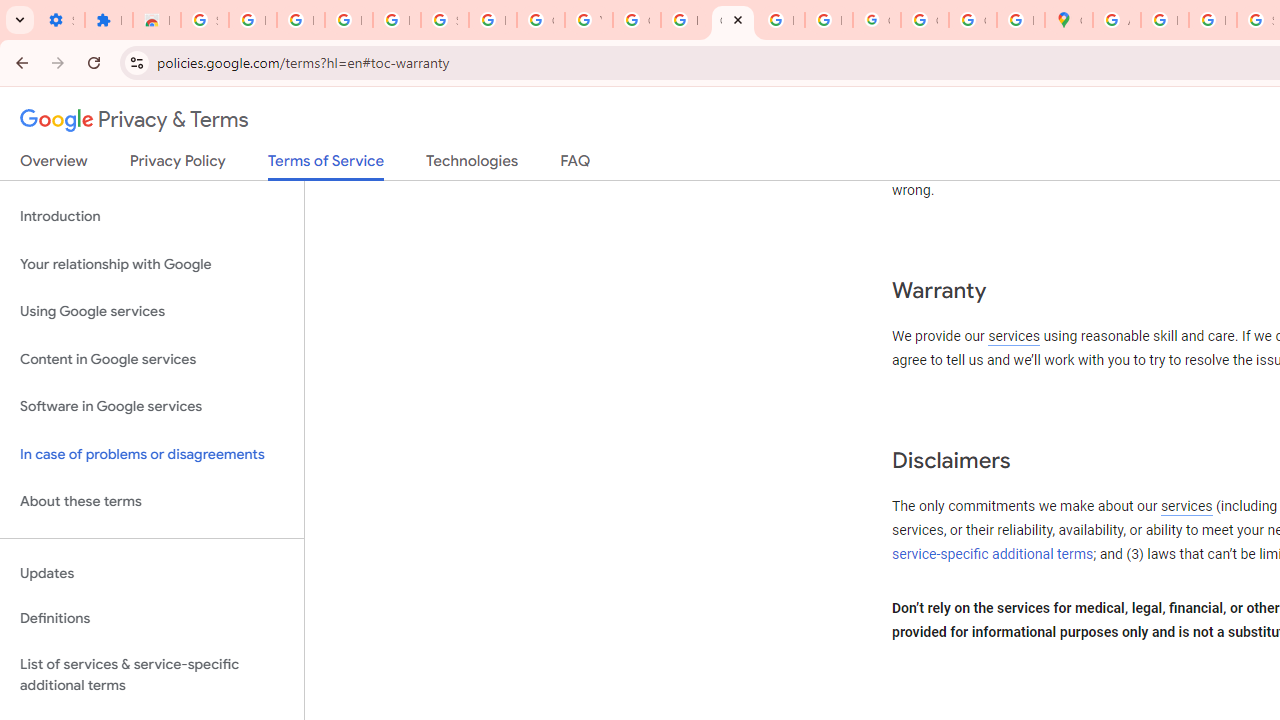 Image resolution: width=1280 pixels, height=720 pixels. What do you see at coordinates (1067, 20) in the screenshot?
I see `'Google Maps'` at bounding box center [1067, 20].